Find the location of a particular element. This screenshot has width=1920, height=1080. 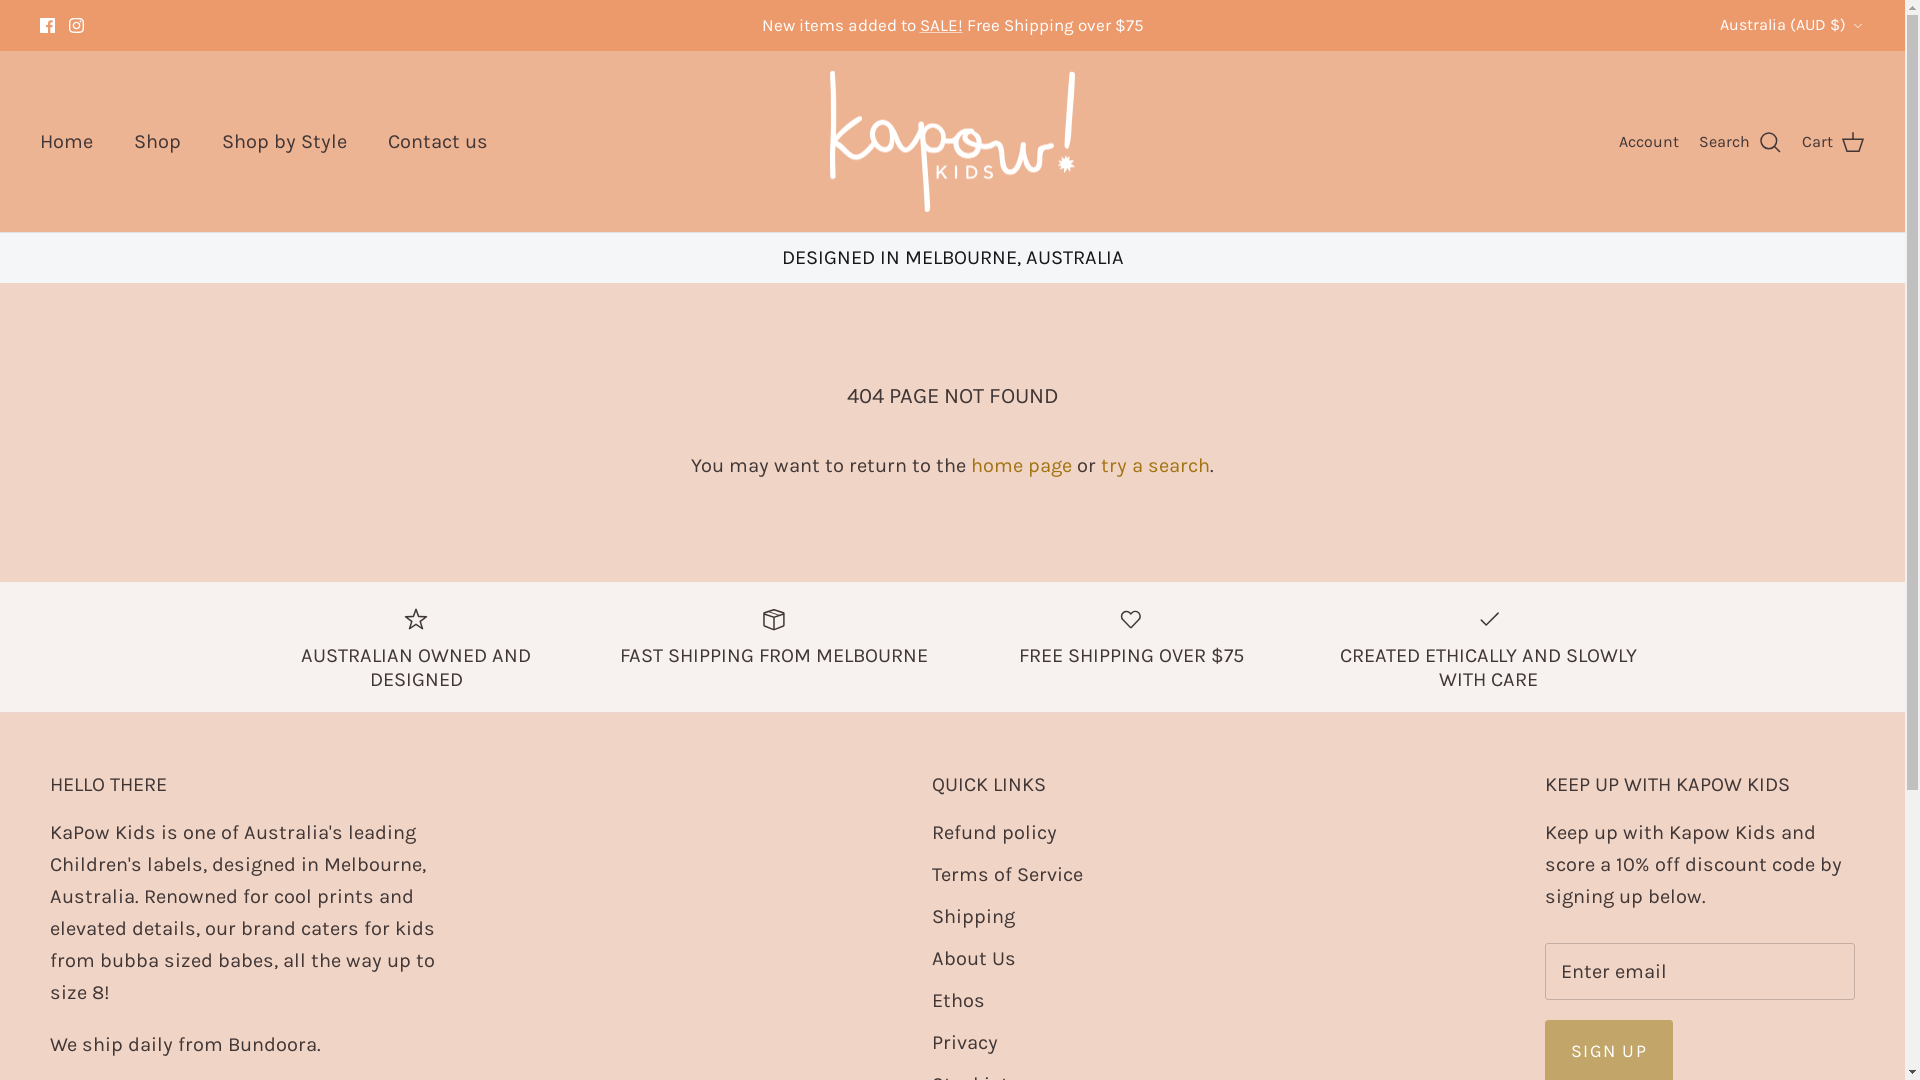

'FREE SHIPPING OVER $75' is located at coordinates (1132, 635).